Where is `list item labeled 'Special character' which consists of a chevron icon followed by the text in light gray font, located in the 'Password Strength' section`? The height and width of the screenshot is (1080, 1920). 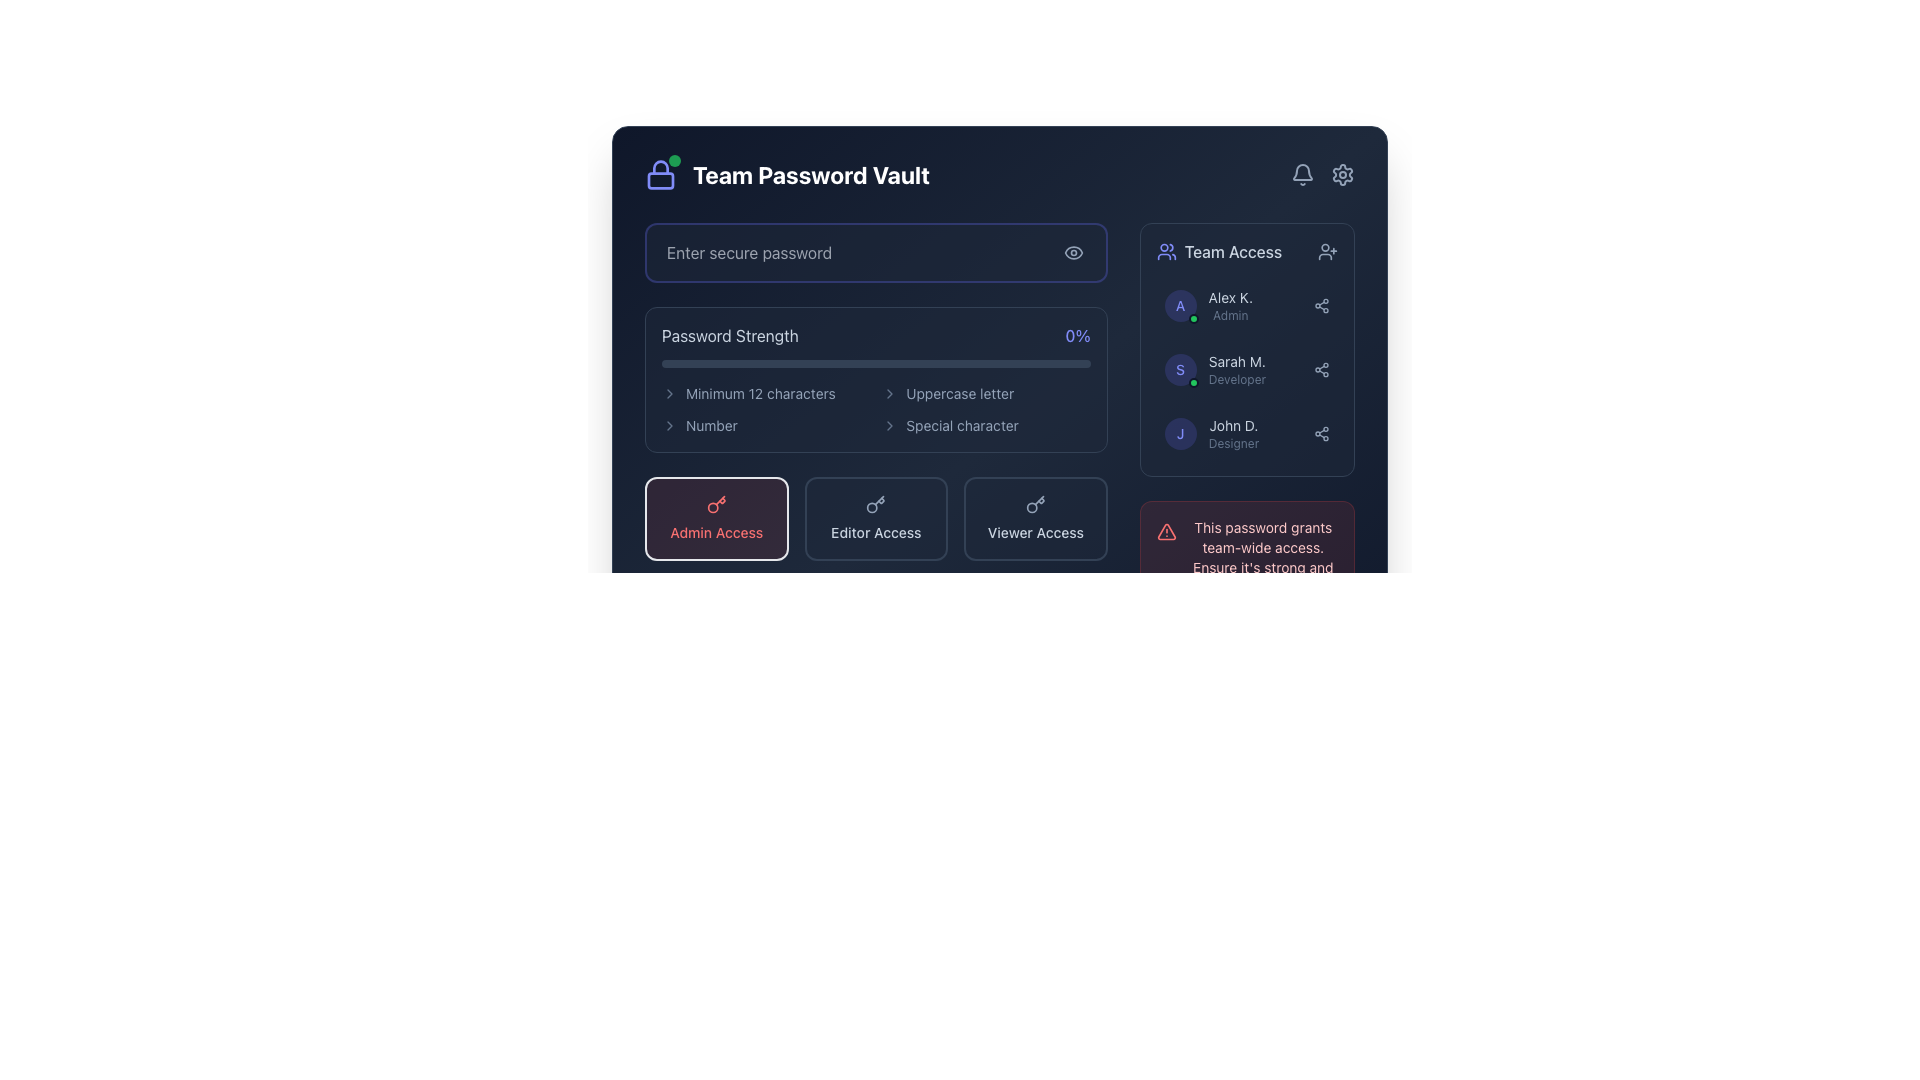 list item labeled 'Special character' which consists of a chevron icon followed by the text in light gray font, located in the 'Password Strength' section is located at coordinates (986, 424).